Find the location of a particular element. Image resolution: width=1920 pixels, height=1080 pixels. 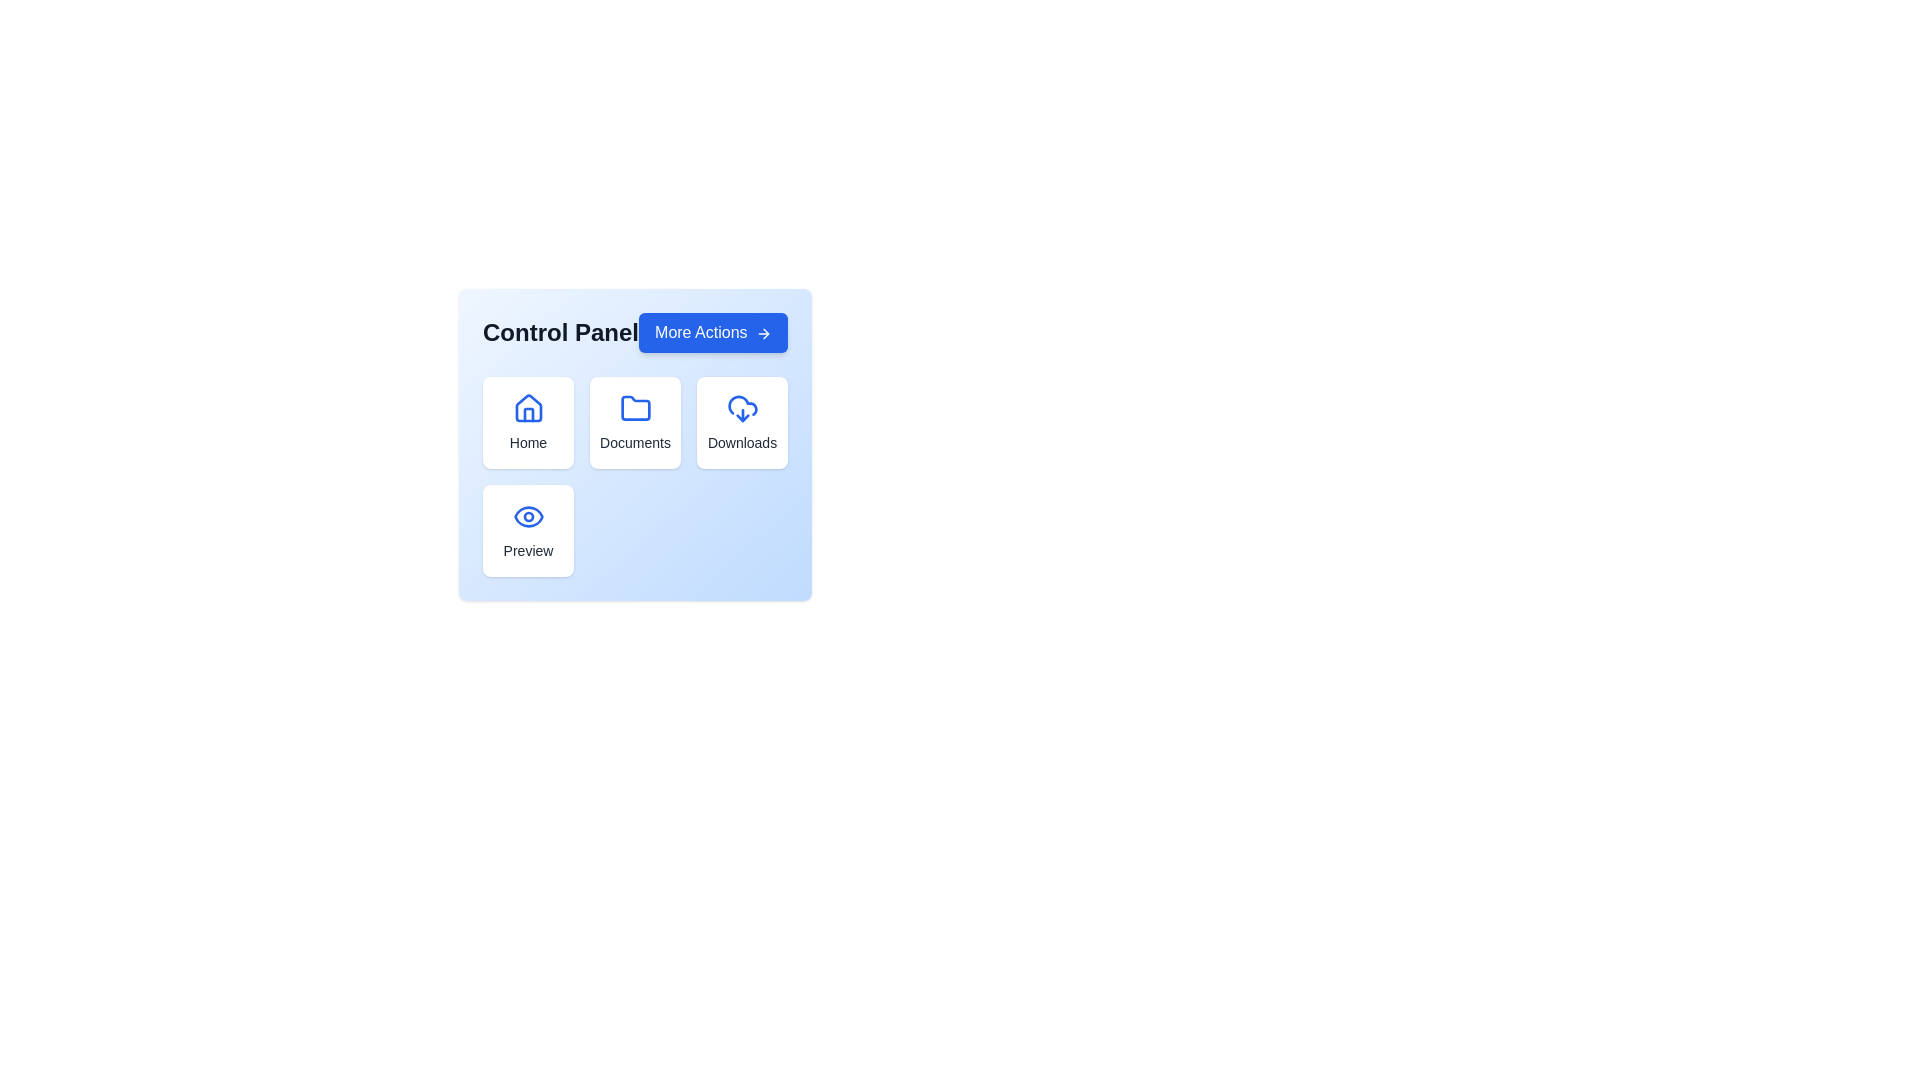

the Vector shape element that completes the visual representation of a house icon, located in the top left quadrant of the interface panel is located at coordinates (528, 414).